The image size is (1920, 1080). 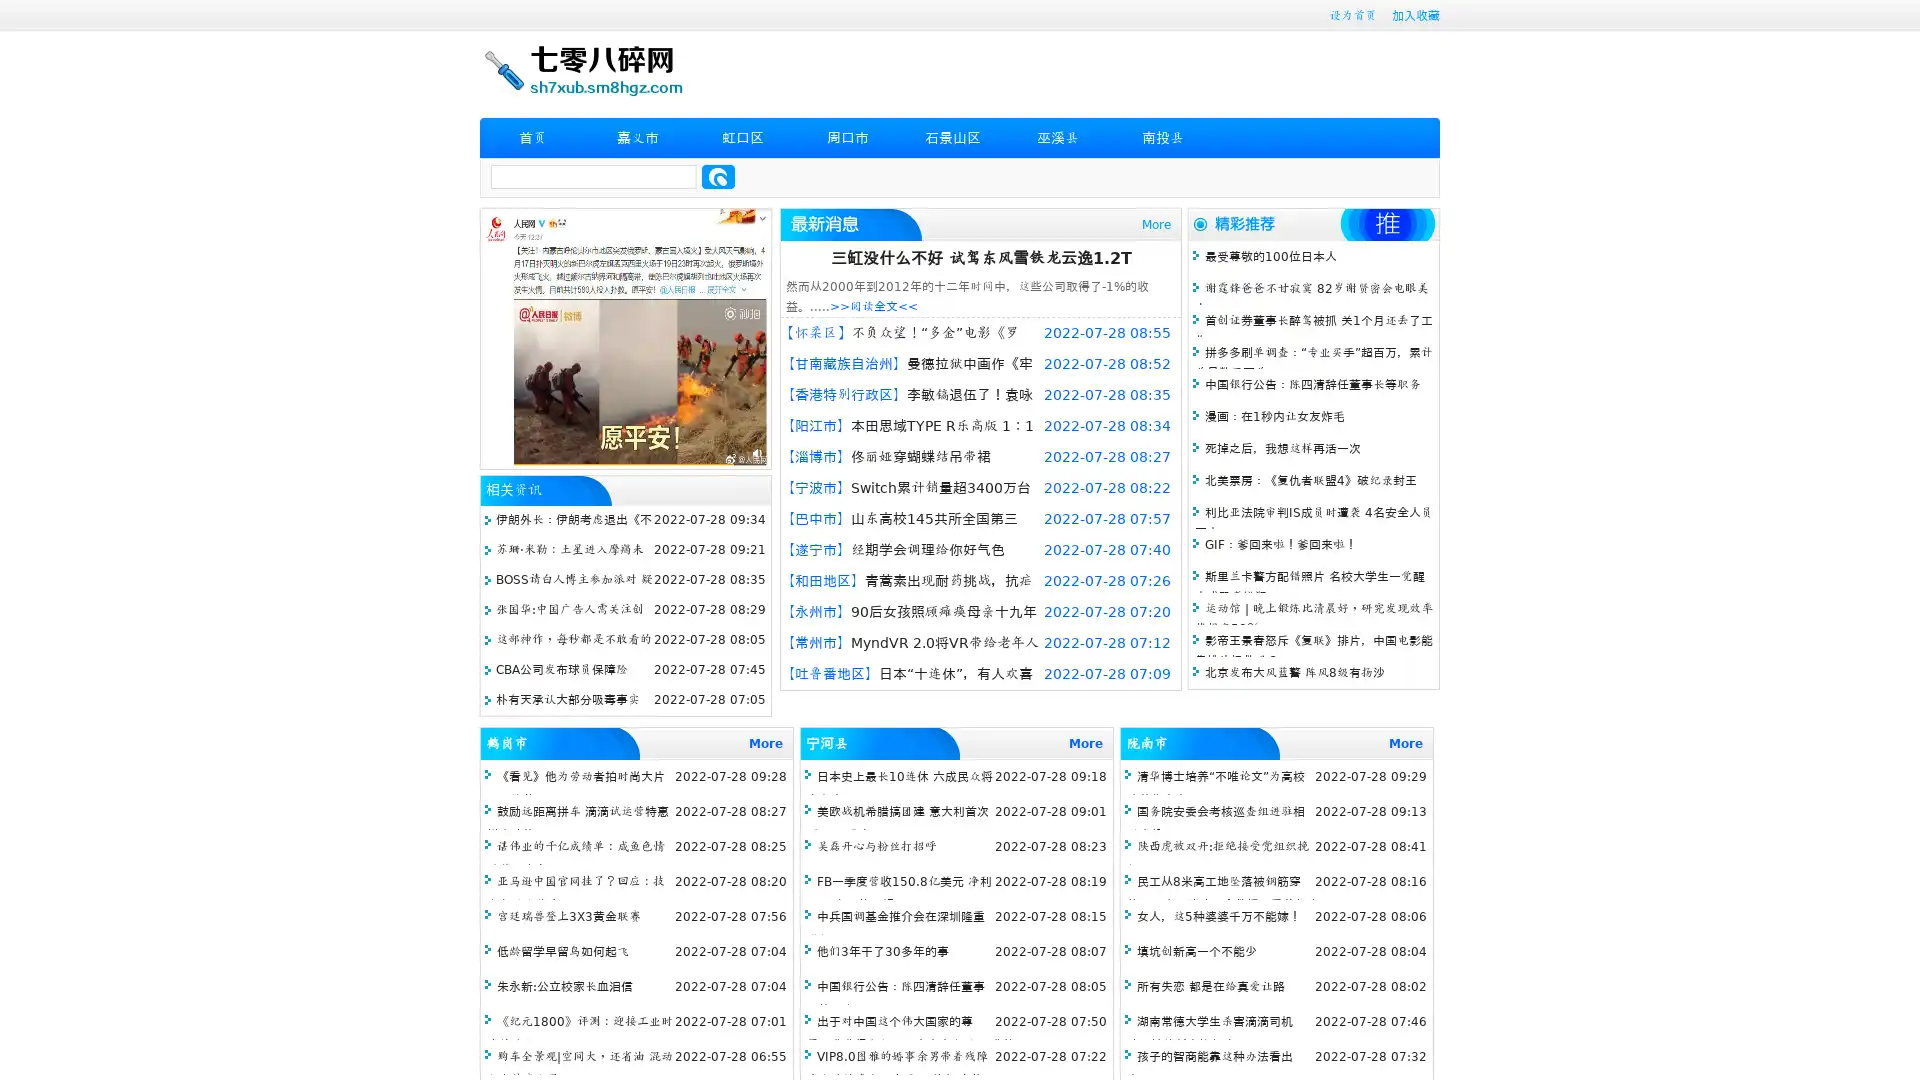 I want to click on Search, so click(x=718, y=176).